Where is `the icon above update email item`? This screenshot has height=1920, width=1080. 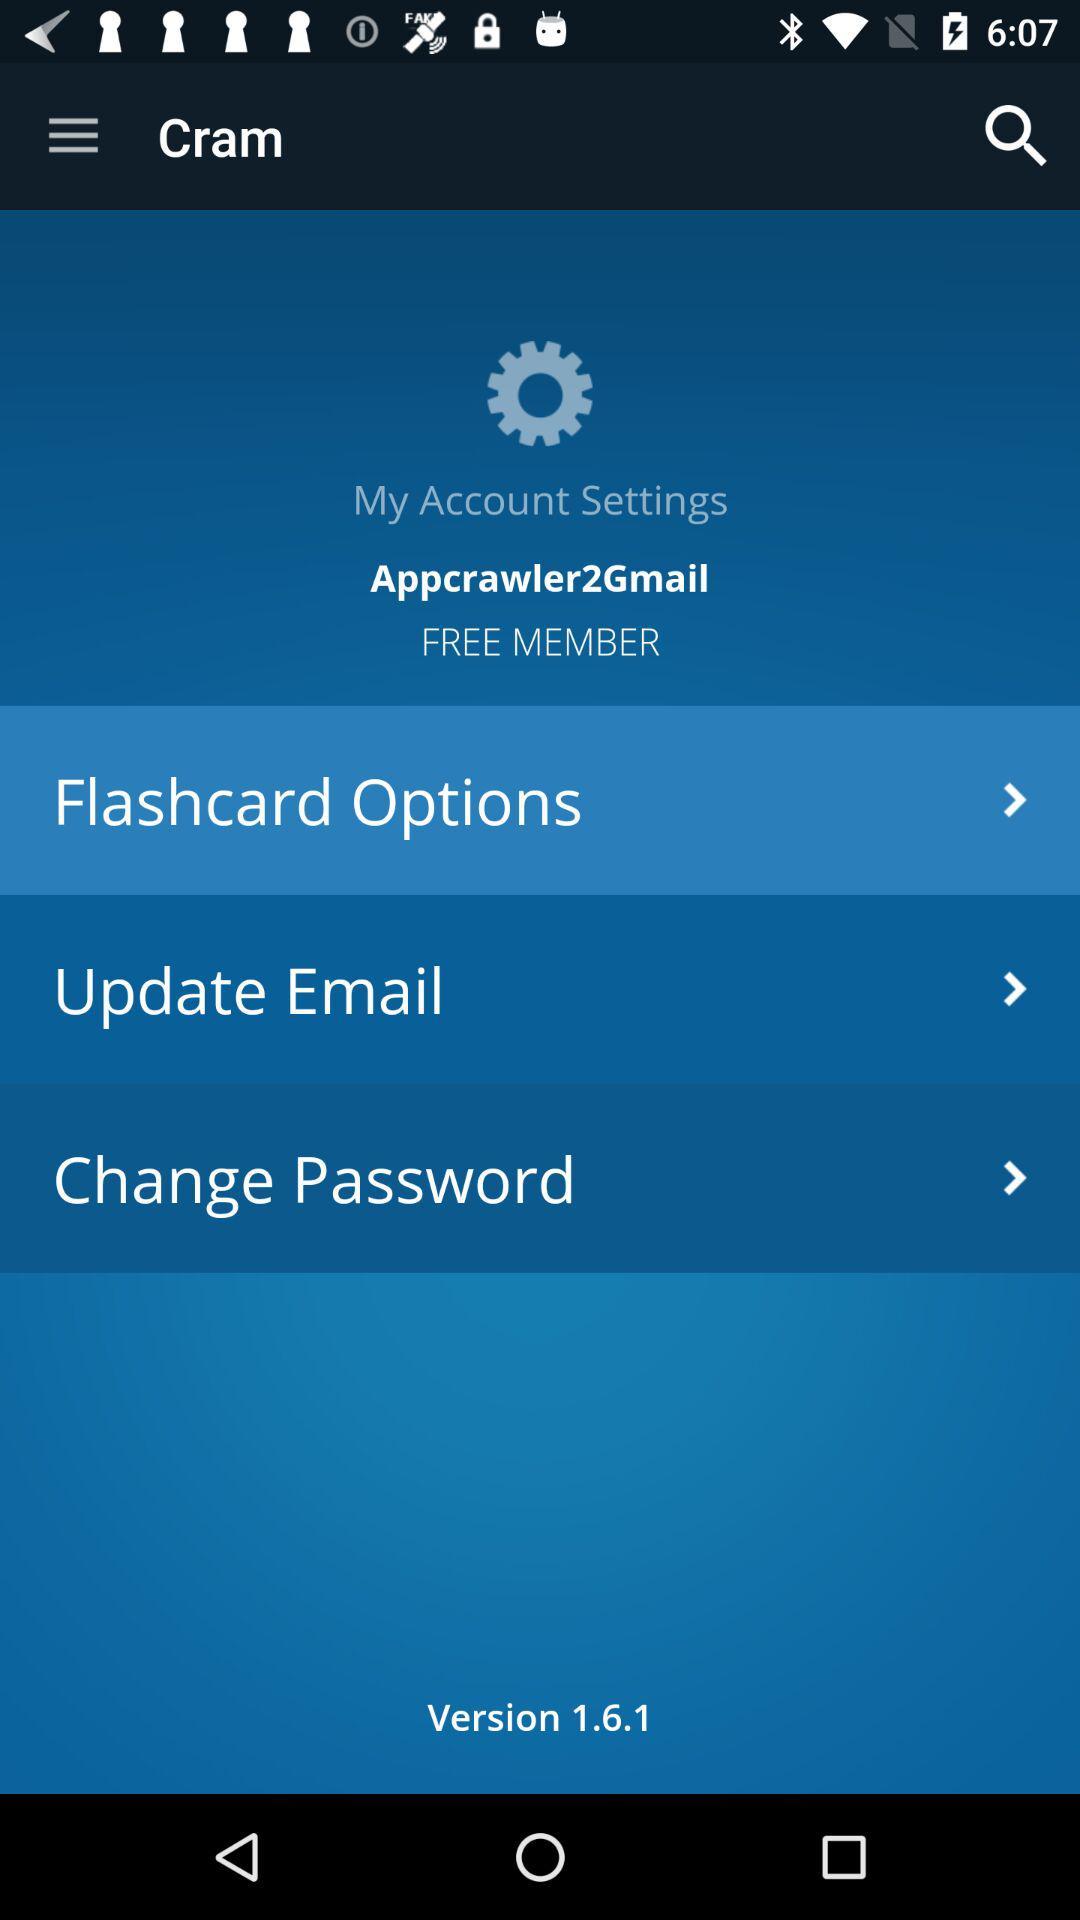 the icon above update email item is located at coordinates (540, 800).